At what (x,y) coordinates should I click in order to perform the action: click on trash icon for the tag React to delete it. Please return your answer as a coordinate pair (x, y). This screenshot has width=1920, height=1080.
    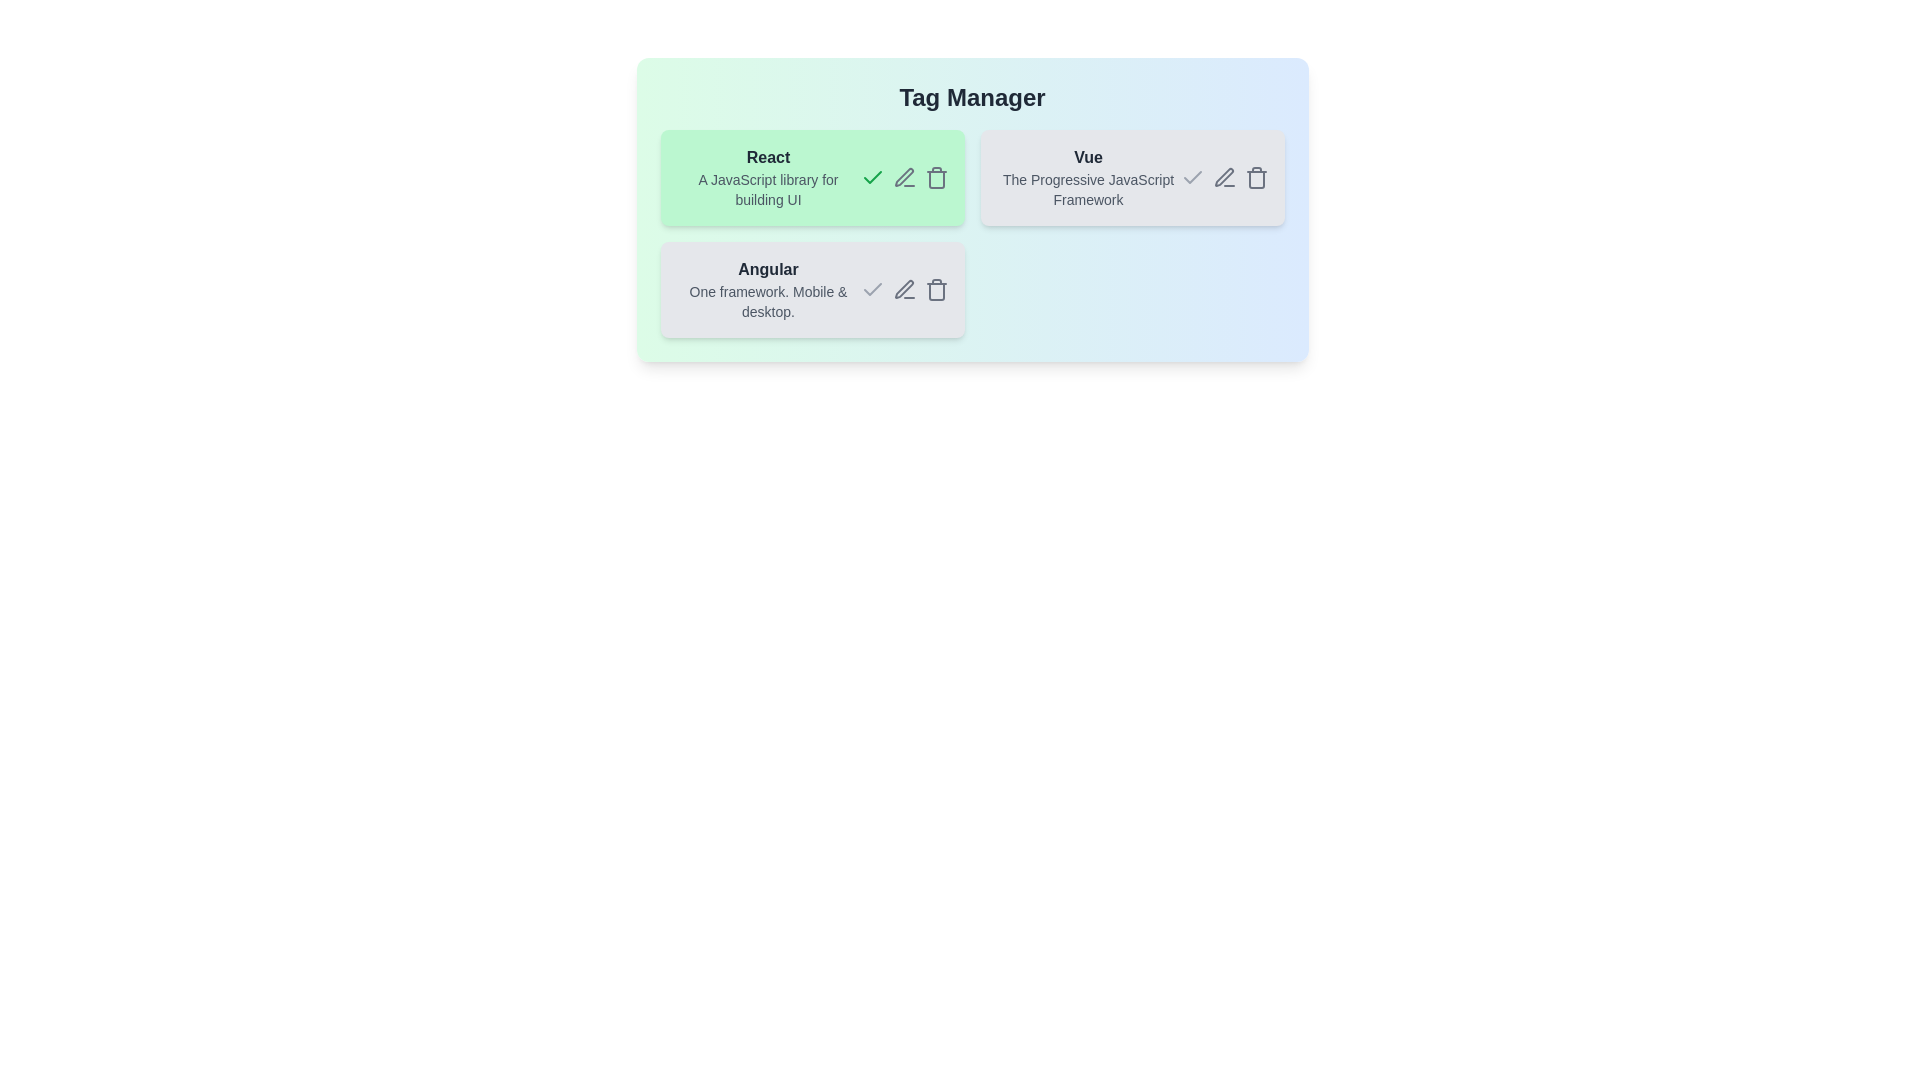
    Looking at the image, I should click on (935, 176).